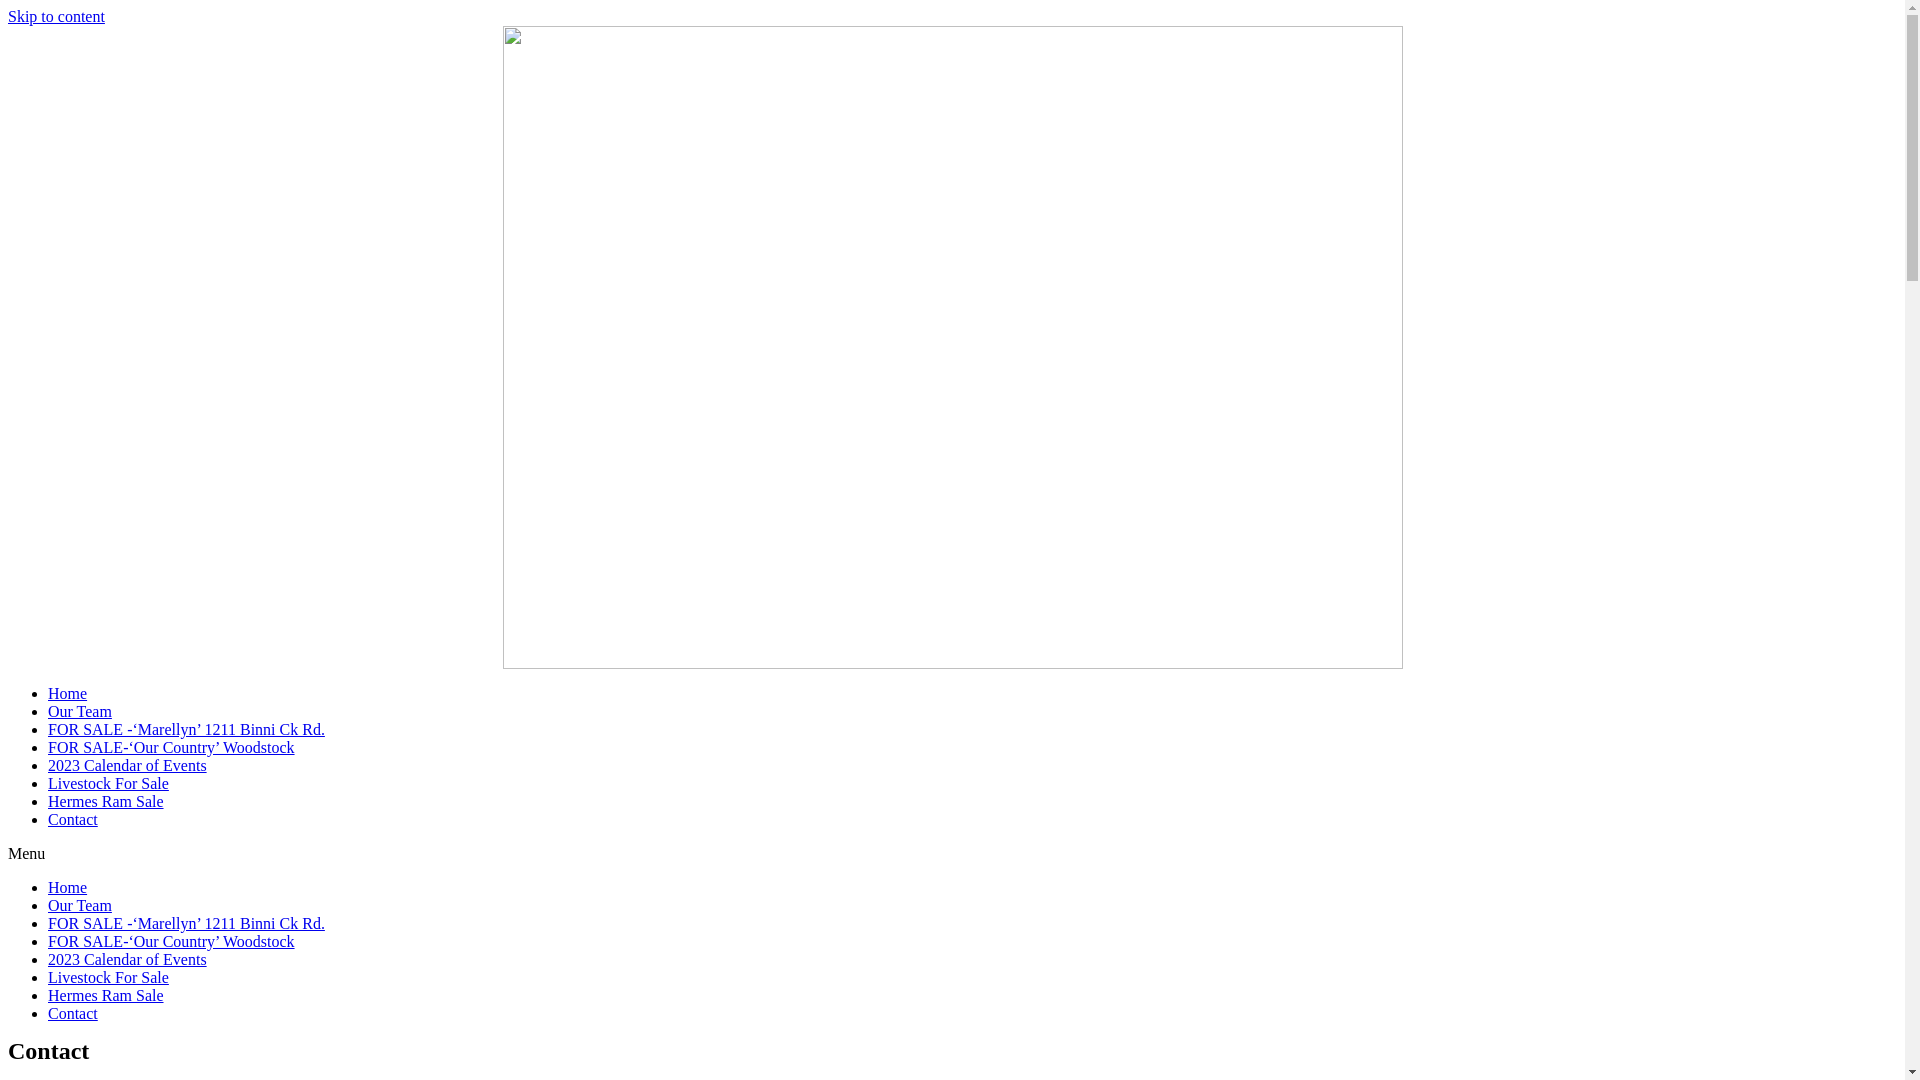 The height and width of the screenshot is (1080, 1920). I want to click on 'Contact', so click(48, 819).